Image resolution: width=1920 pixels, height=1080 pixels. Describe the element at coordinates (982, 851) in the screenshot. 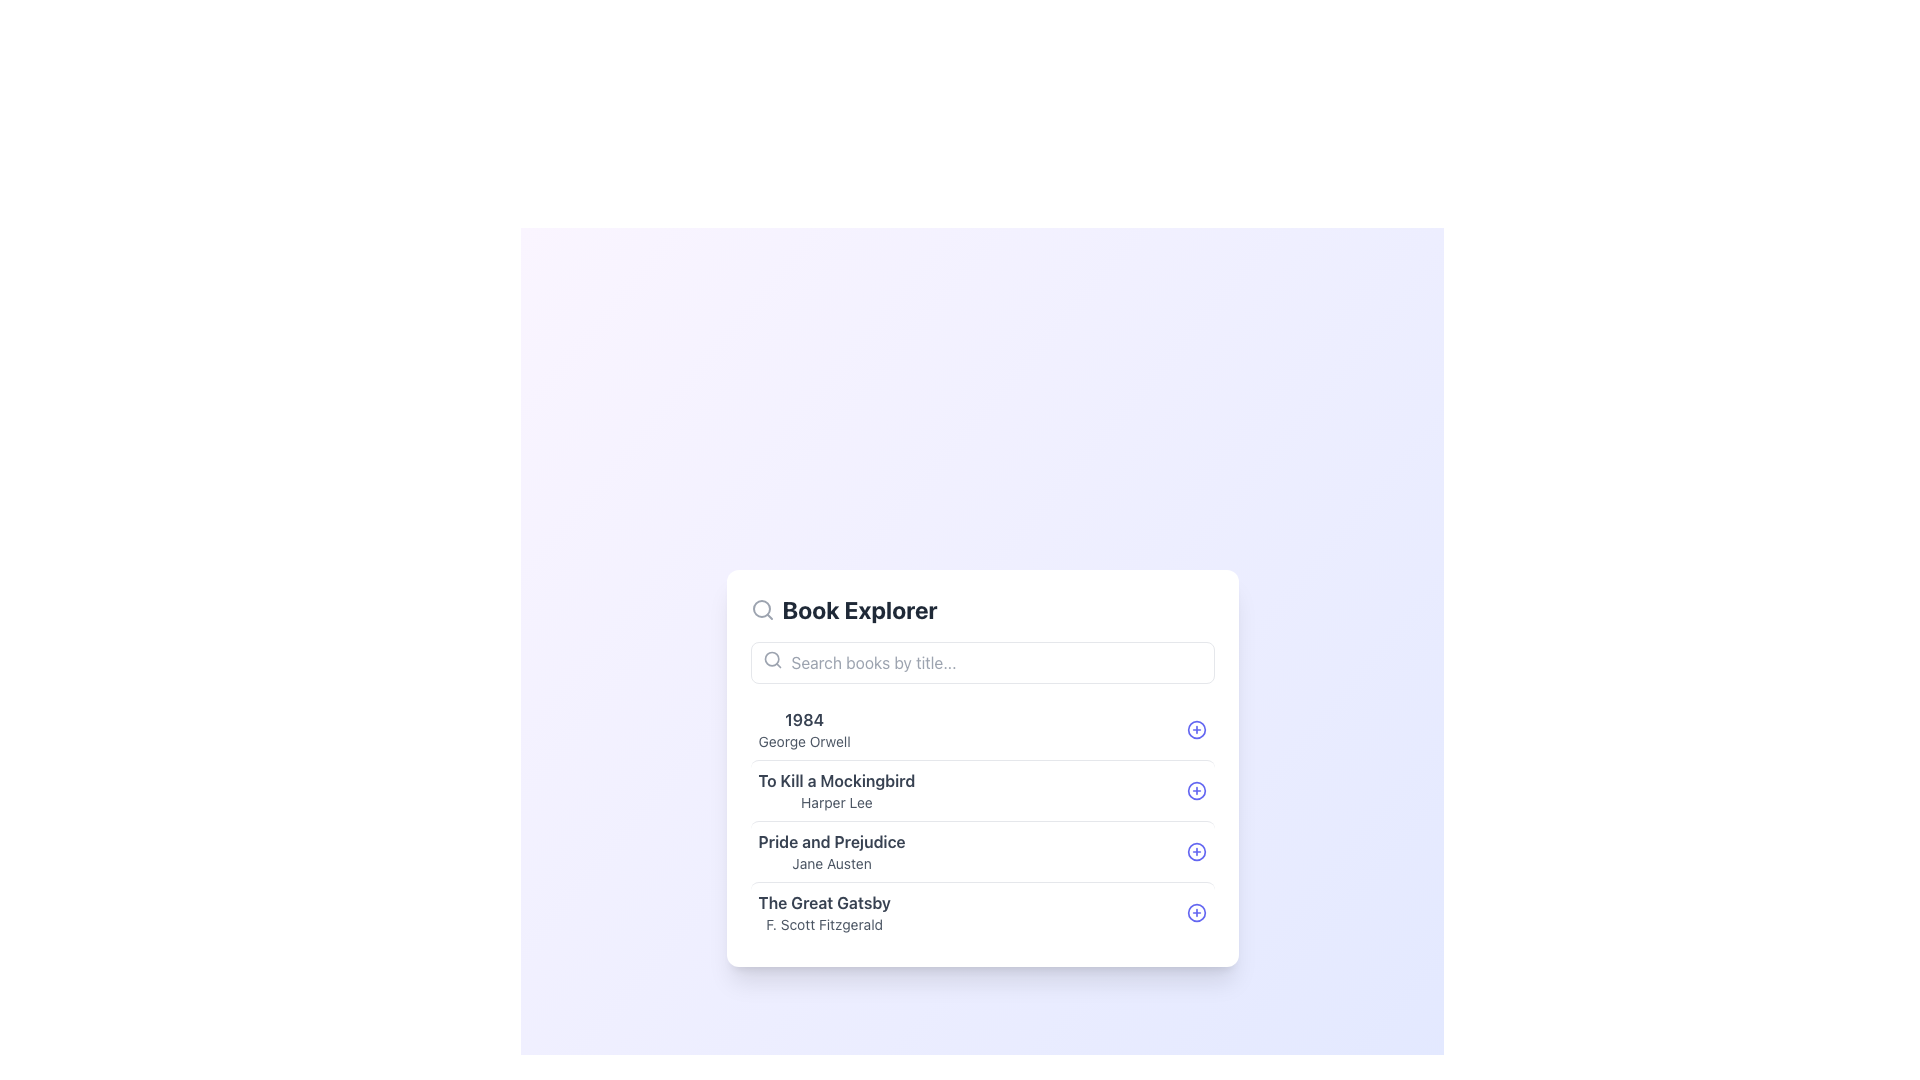

I see `the list entry for the book 'Pride and Prejudice' by Jane Austen, which is the third book in the list` at that location.